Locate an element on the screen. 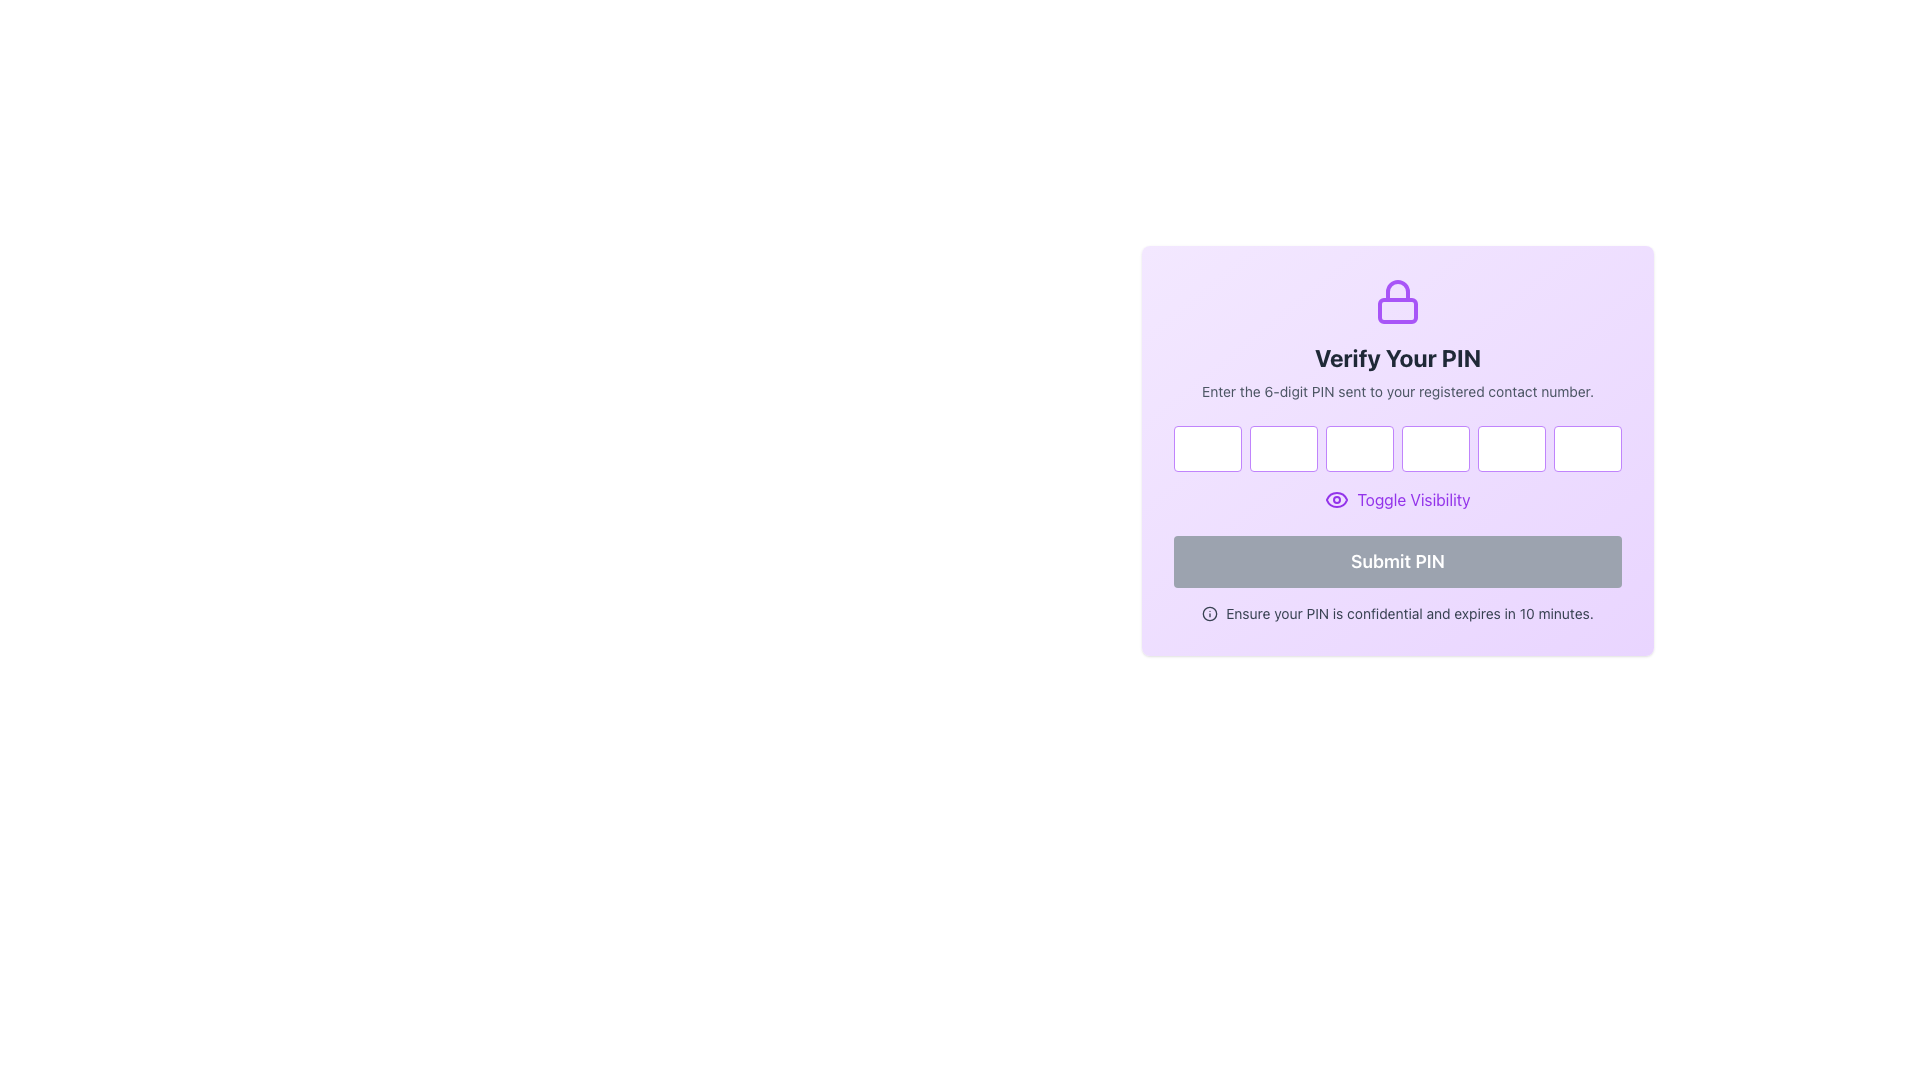  the outer elliptical stroke of the eye icon, which is part of the 'Toggle Visibility' feature for sensitive inputs, located to the right of the PIN entry boxes and above the 'Submit PIN' button is located at coordinates (1337, 499).